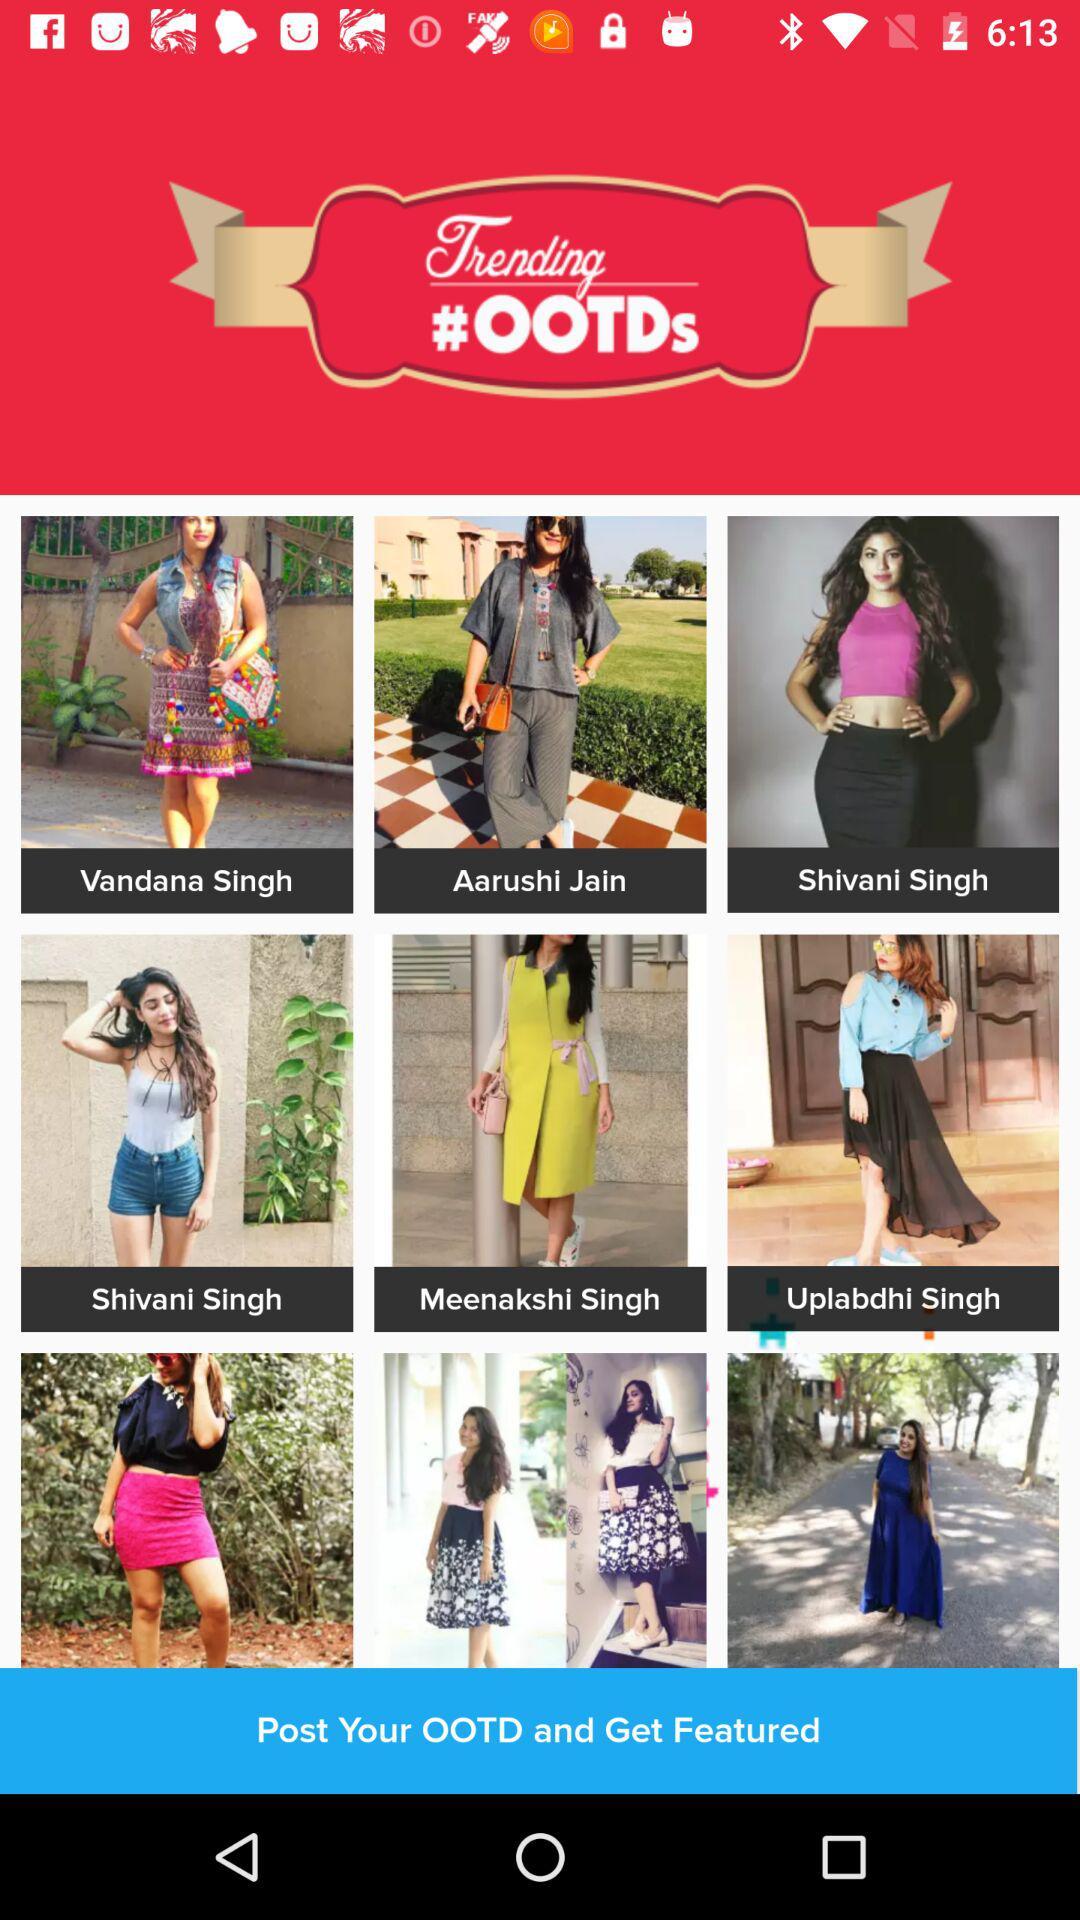  What do you see at coordinates (540, 1519) in the screenshot?
I see `advertisement link` at bounding box center [540, 1519].